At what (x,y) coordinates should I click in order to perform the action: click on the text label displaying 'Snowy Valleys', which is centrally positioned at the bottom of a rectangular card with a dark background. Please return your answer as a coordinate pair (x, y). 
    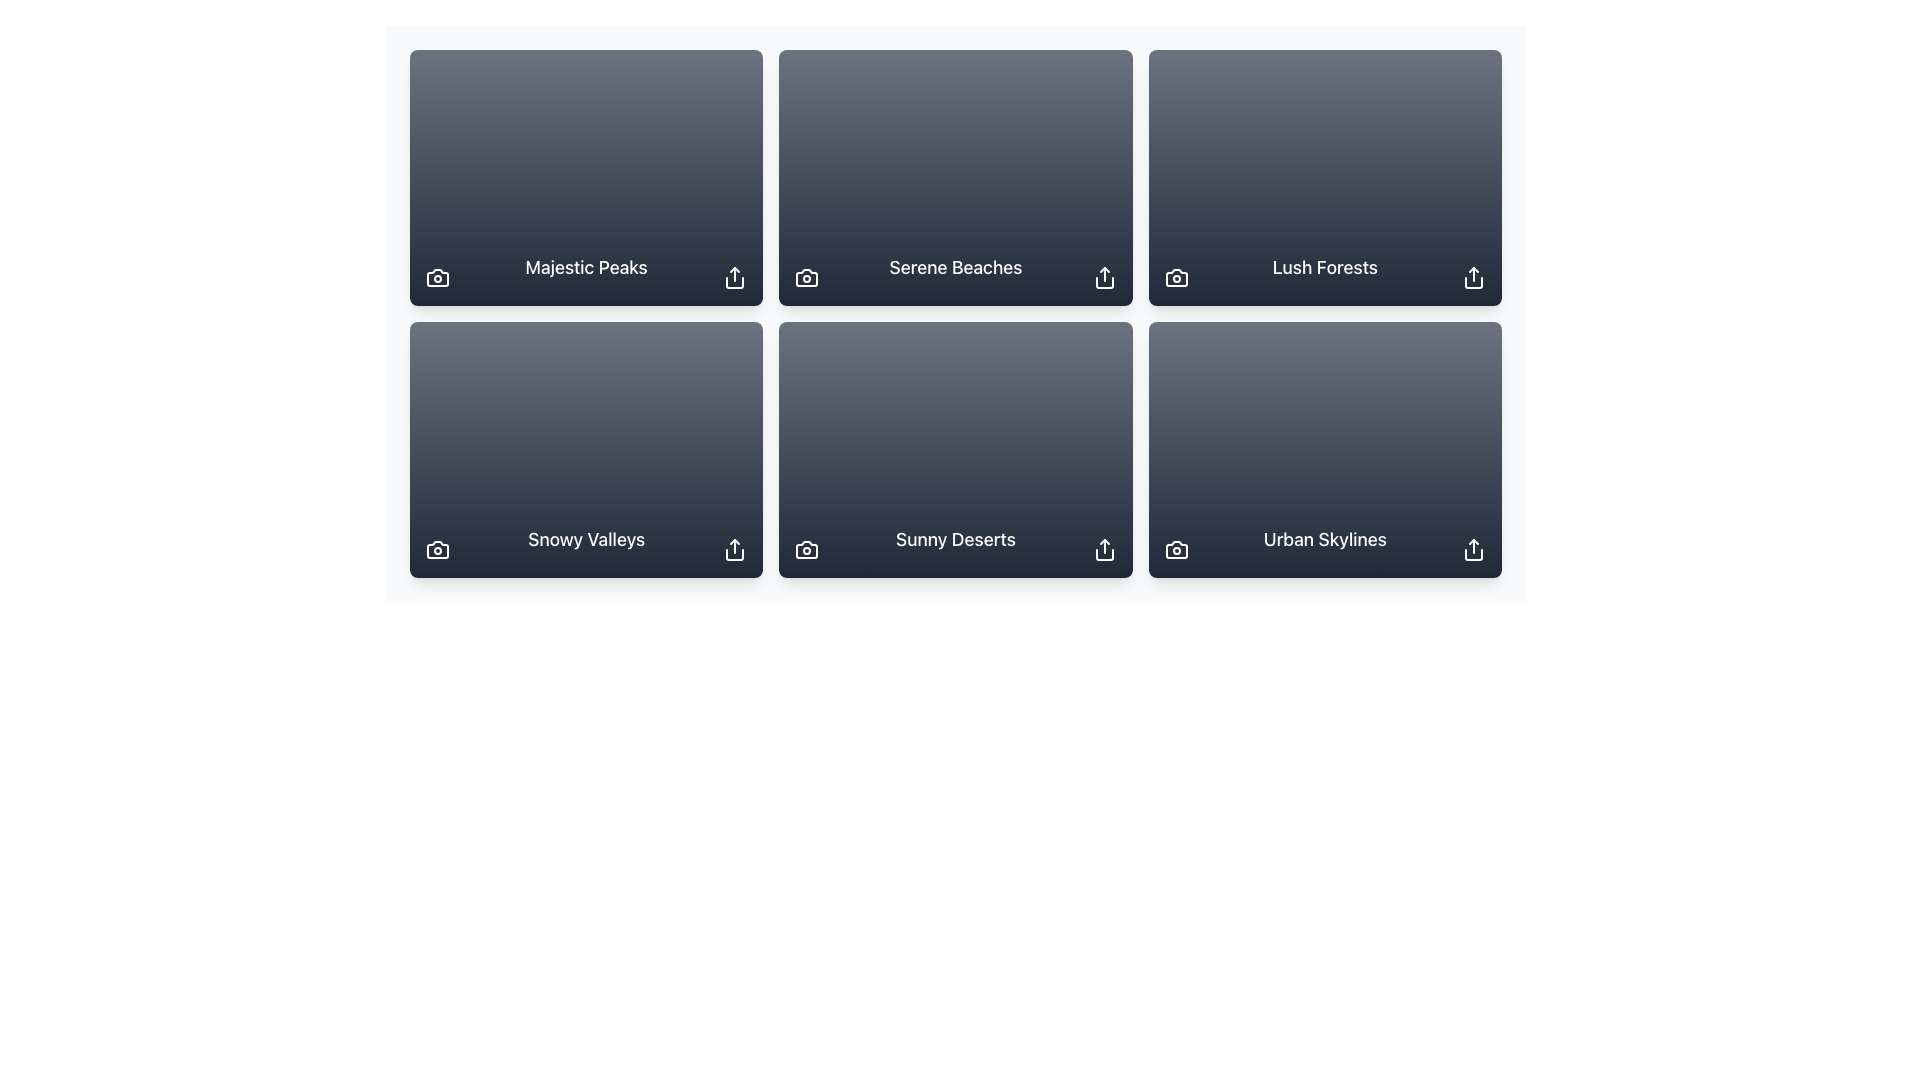
    Looking at the image, I should click on (585, 540).